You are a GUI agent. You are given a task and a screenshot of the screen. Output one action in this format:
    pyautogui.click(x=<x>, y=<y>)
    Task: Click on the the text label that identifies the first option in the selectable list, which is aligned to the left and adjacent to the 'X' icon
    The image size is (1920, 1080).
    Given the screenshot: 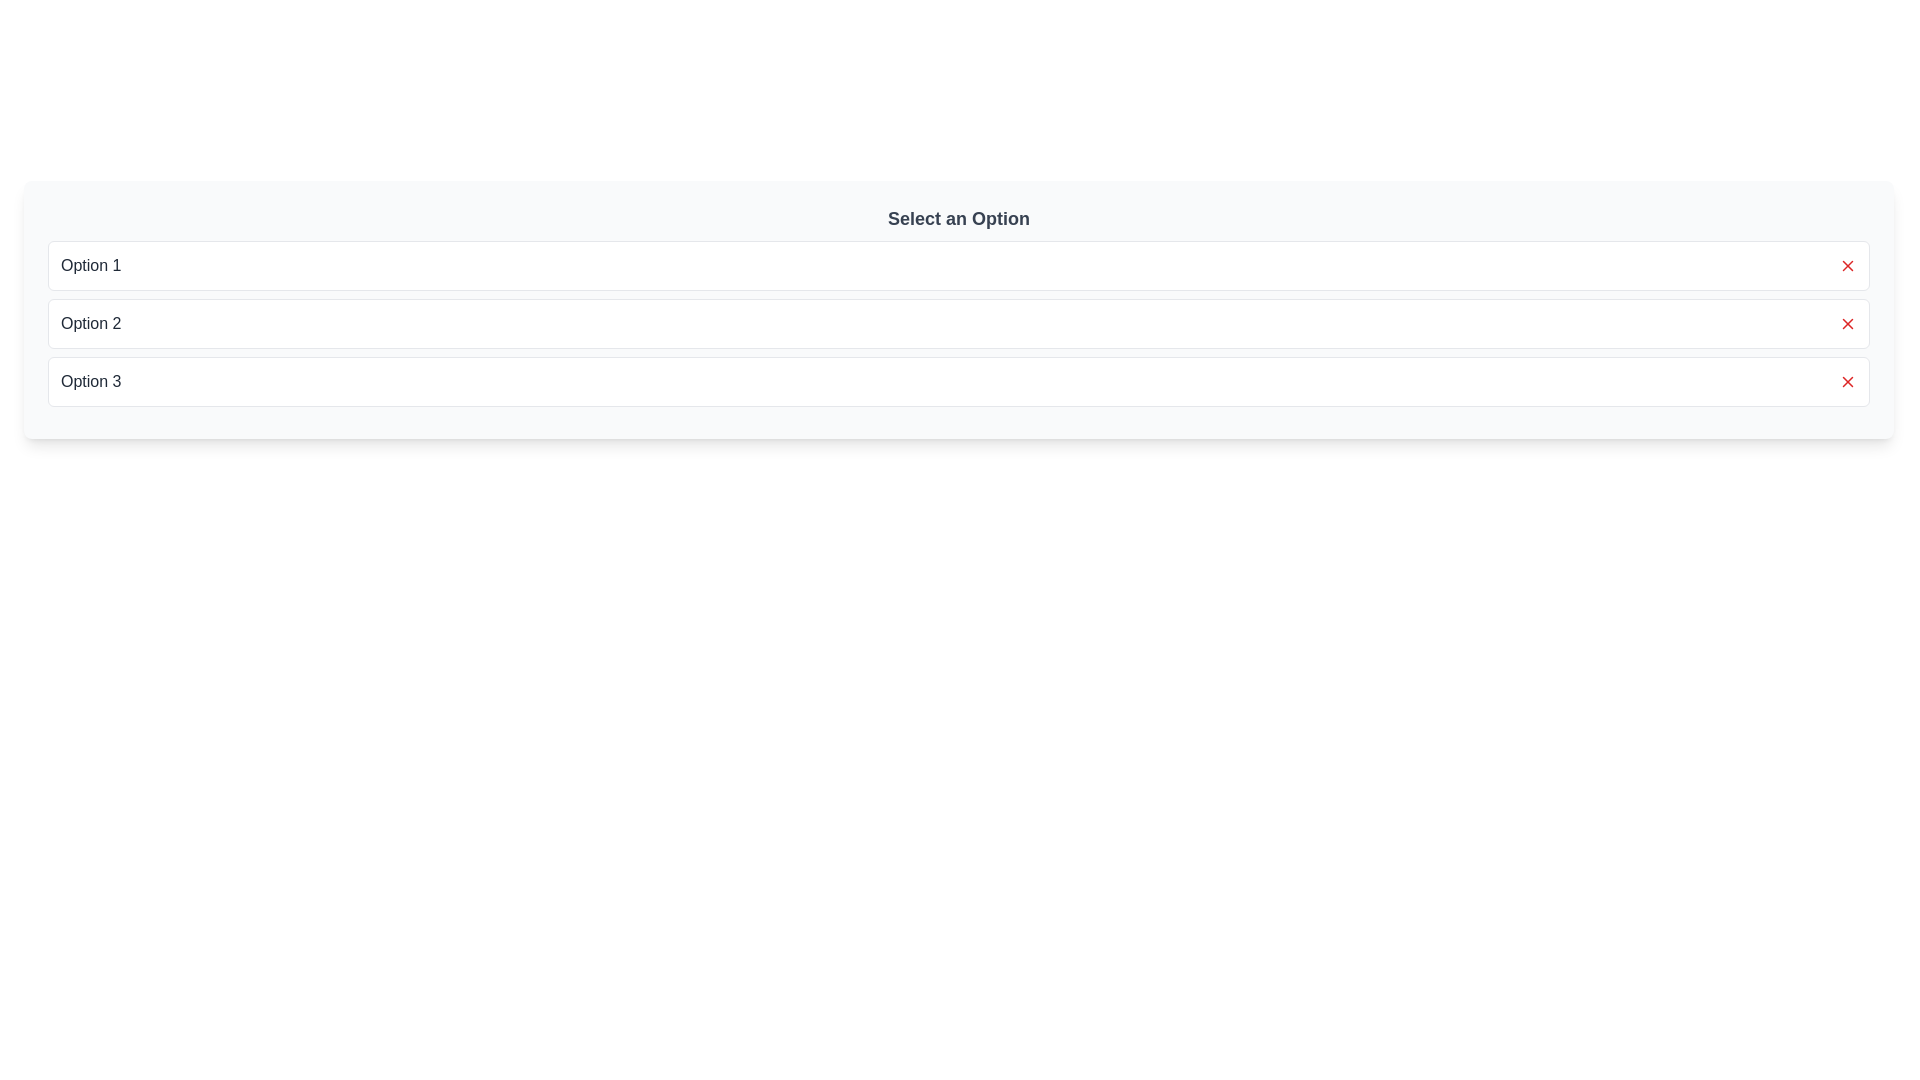 What is the action you would take?
    pyautogui.click(x=90, y=265)
    